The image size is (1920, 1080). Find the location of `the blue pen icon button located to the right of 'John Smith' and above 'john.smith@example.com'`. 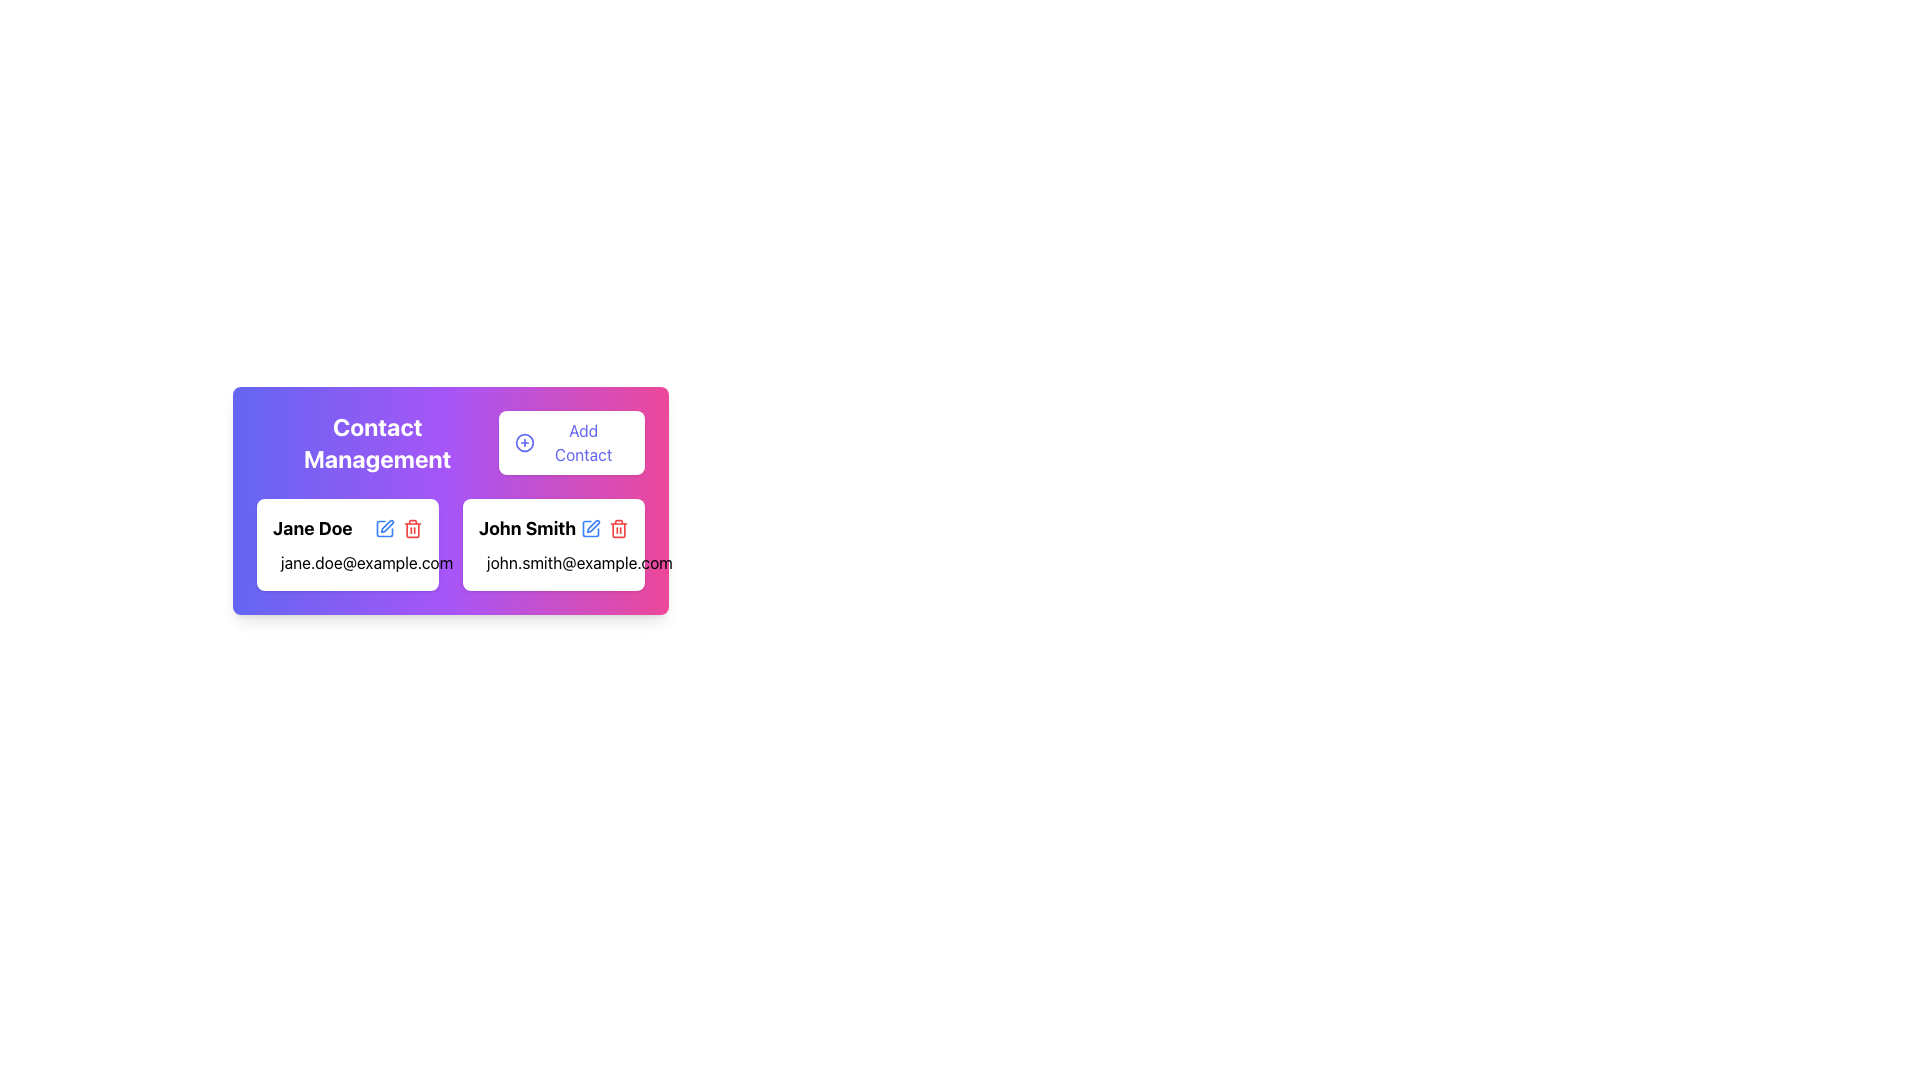

the blue pen icon button located to the right of 'John Smith' and above 'john.smith@example.com' is located at coordinates (589, 527).